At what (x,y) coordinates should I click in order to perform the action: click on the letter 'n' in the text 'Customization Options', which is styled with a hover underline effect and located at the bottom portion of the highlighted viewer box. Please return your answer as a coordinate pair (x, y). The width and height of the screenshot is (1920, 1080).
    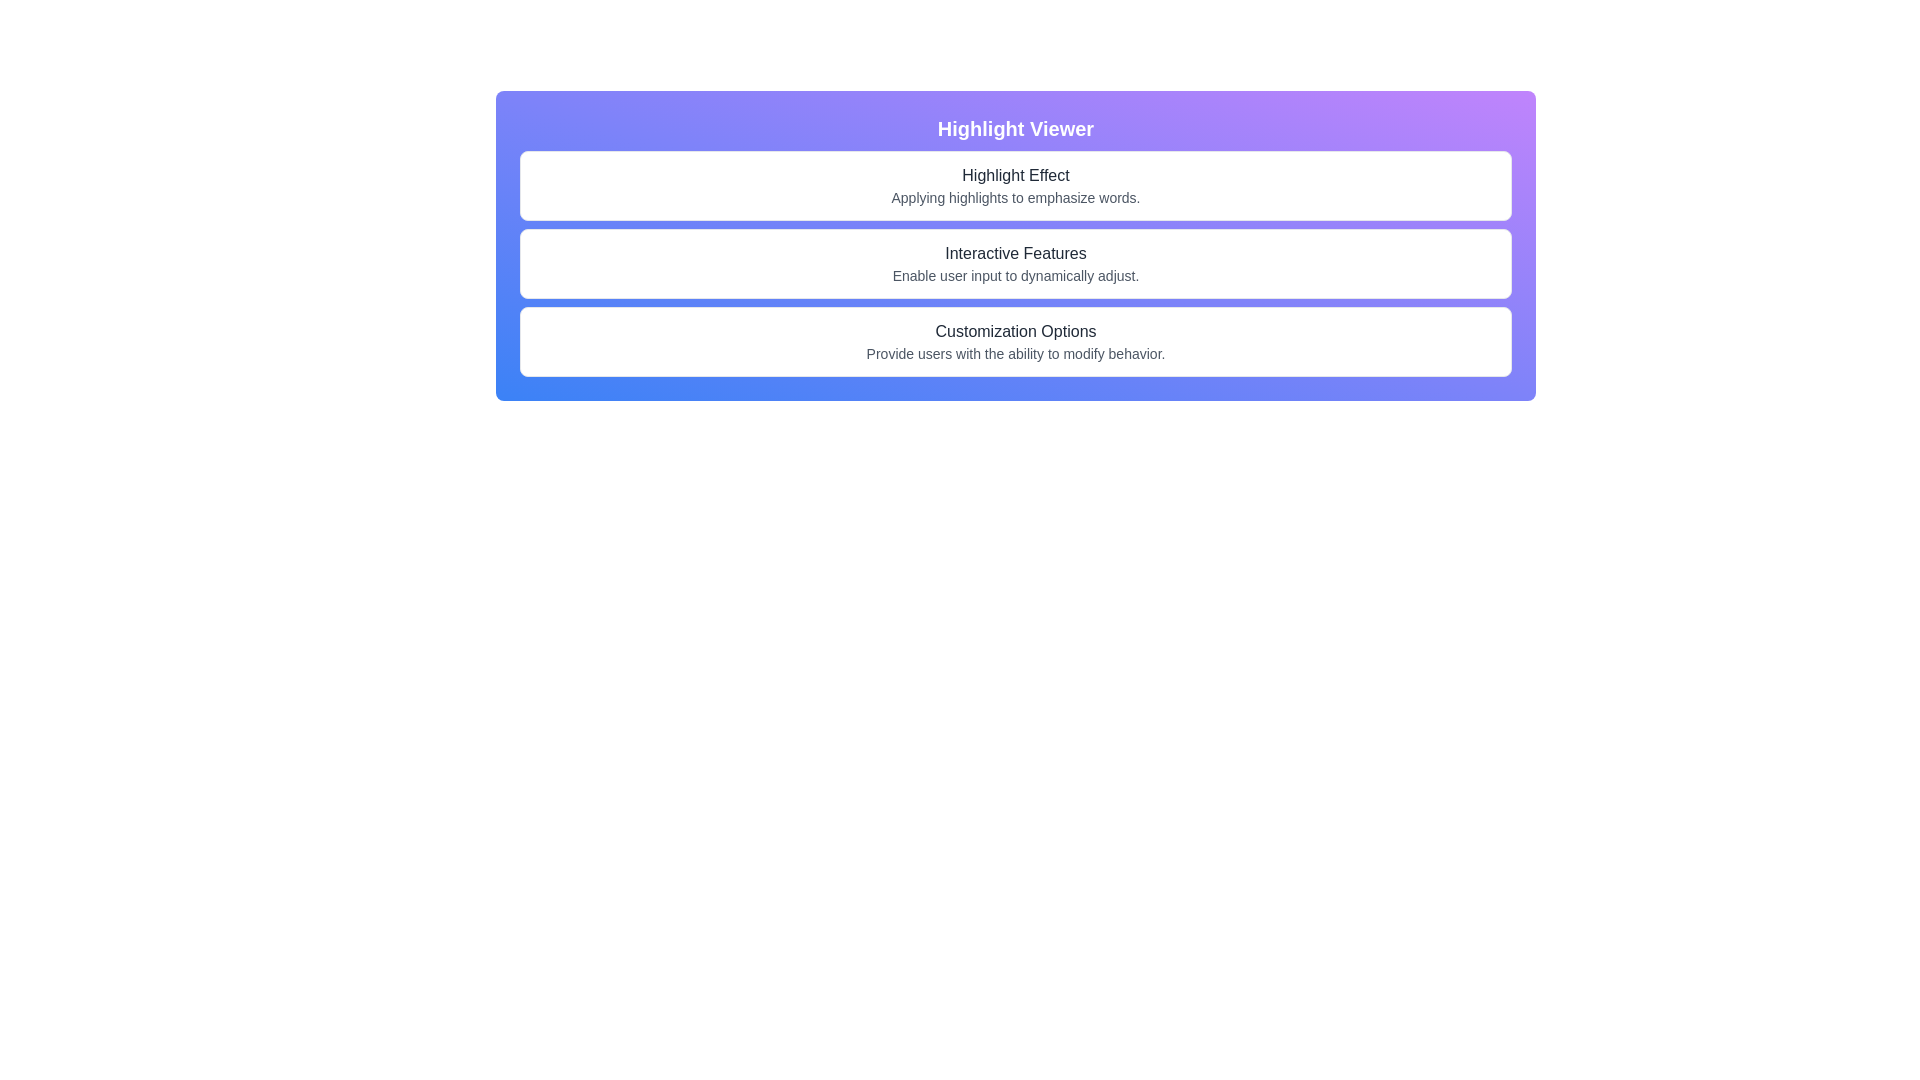
    Looking at the image, I should click on (1083, 330).